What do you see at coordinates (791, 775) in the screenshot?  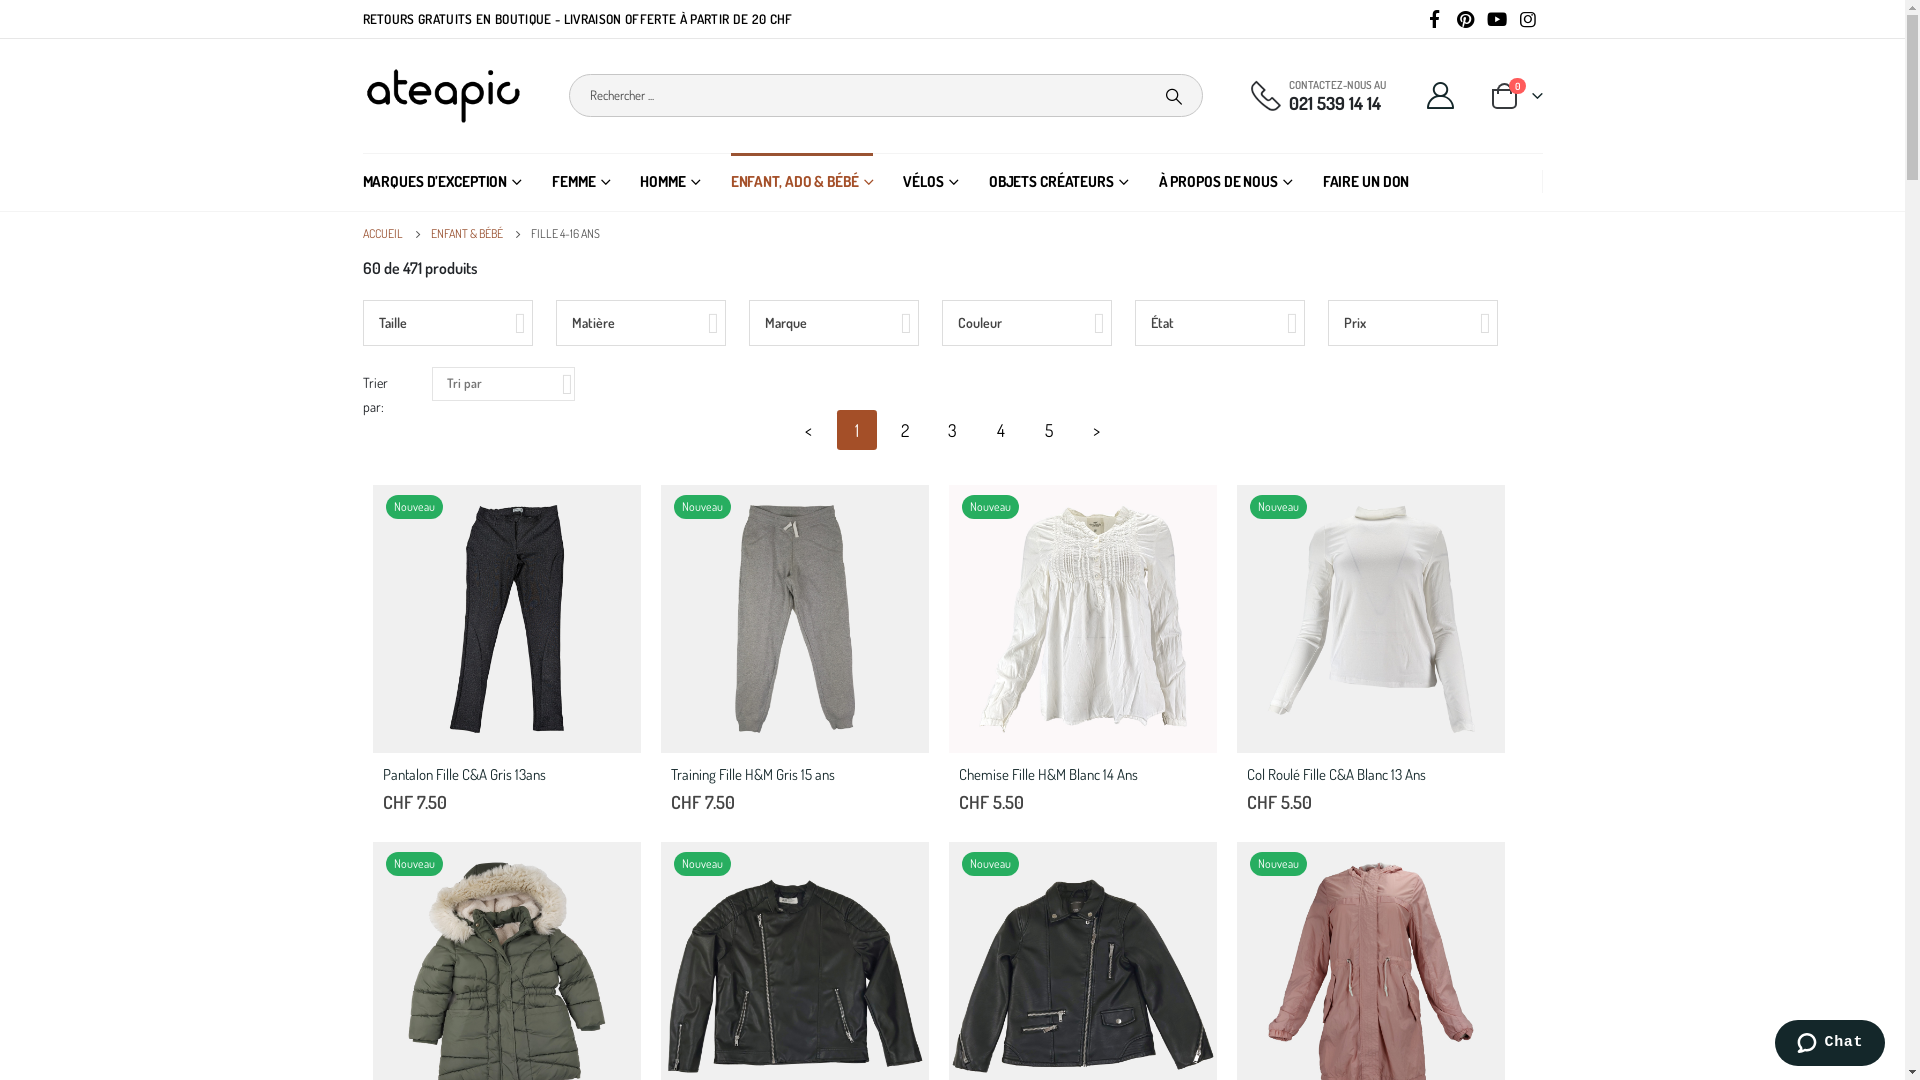 I see `'Training Fille H&M Gris 15 ans'` at bounding box center [791, 775].